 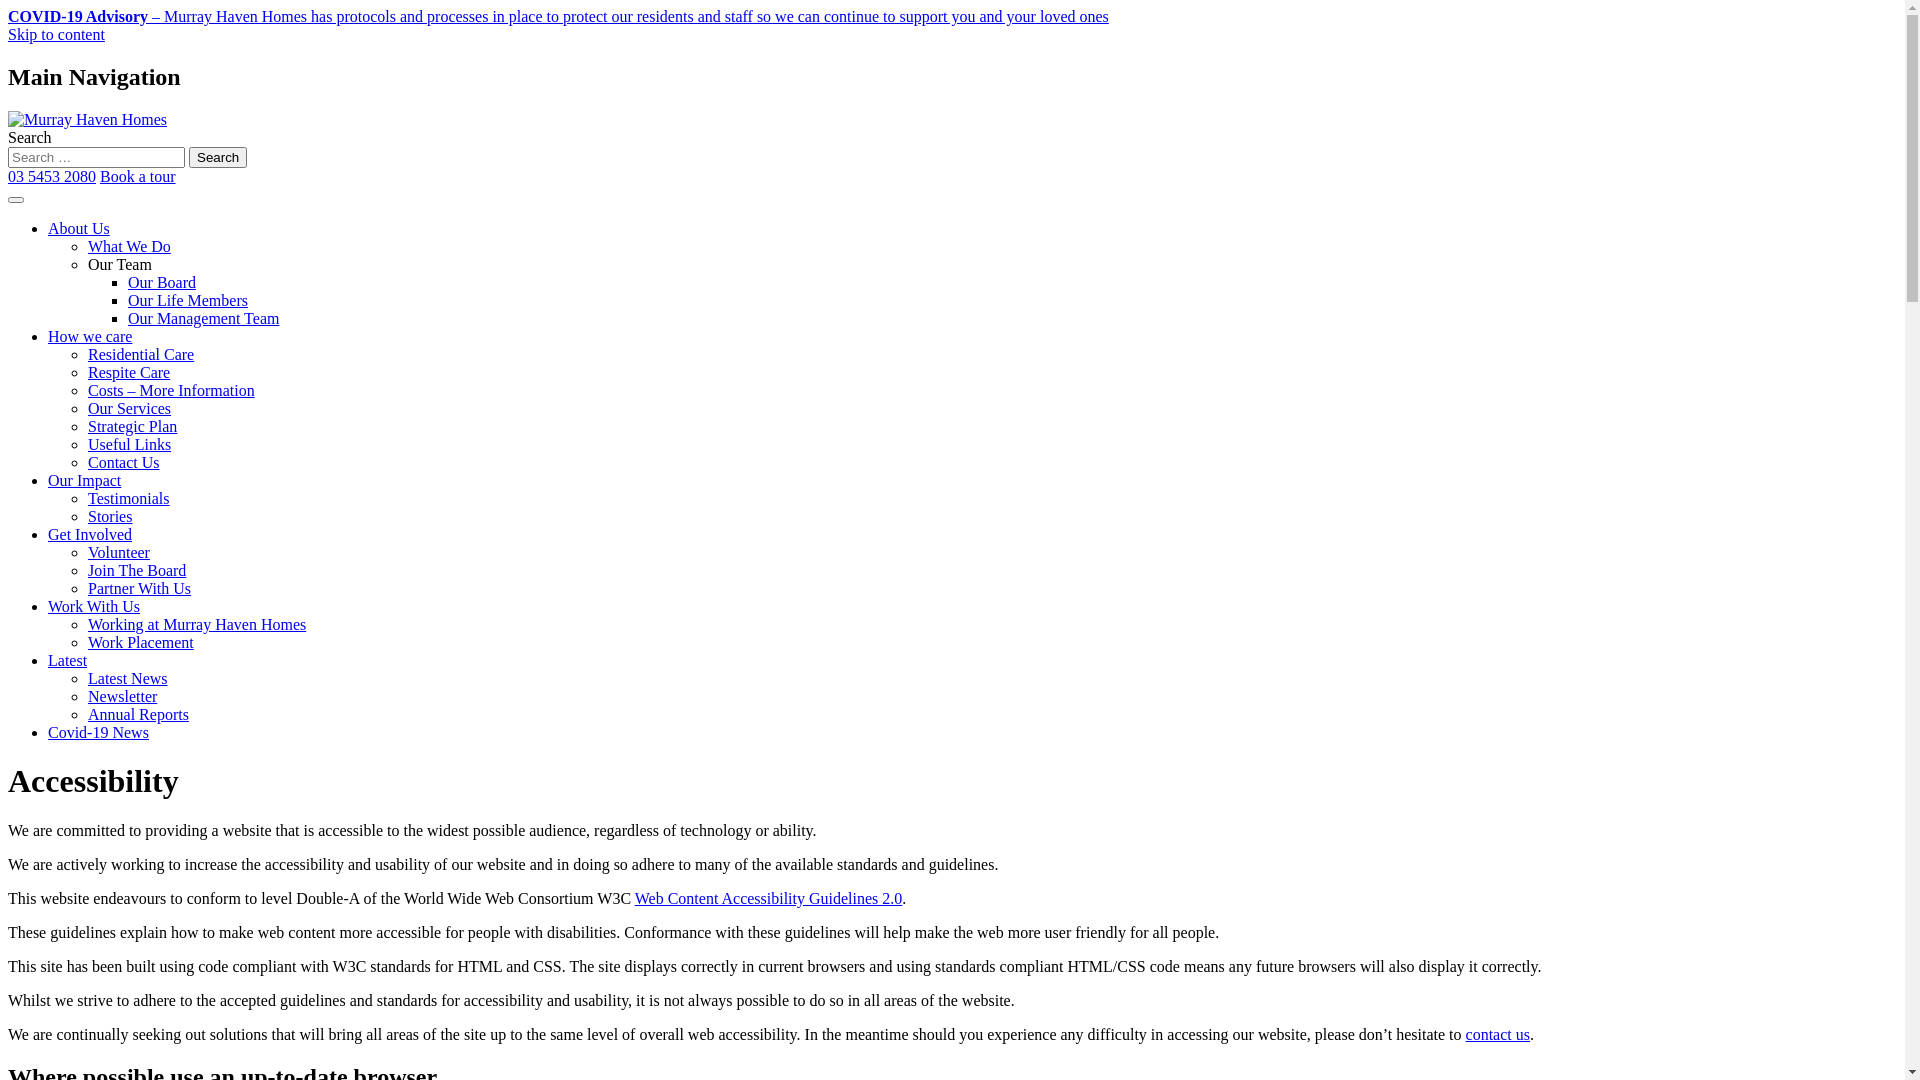 What do you see at coordinates (139, 353) in the screenshot?
I see `'Residential Care'` at bounding box center [139, 353].